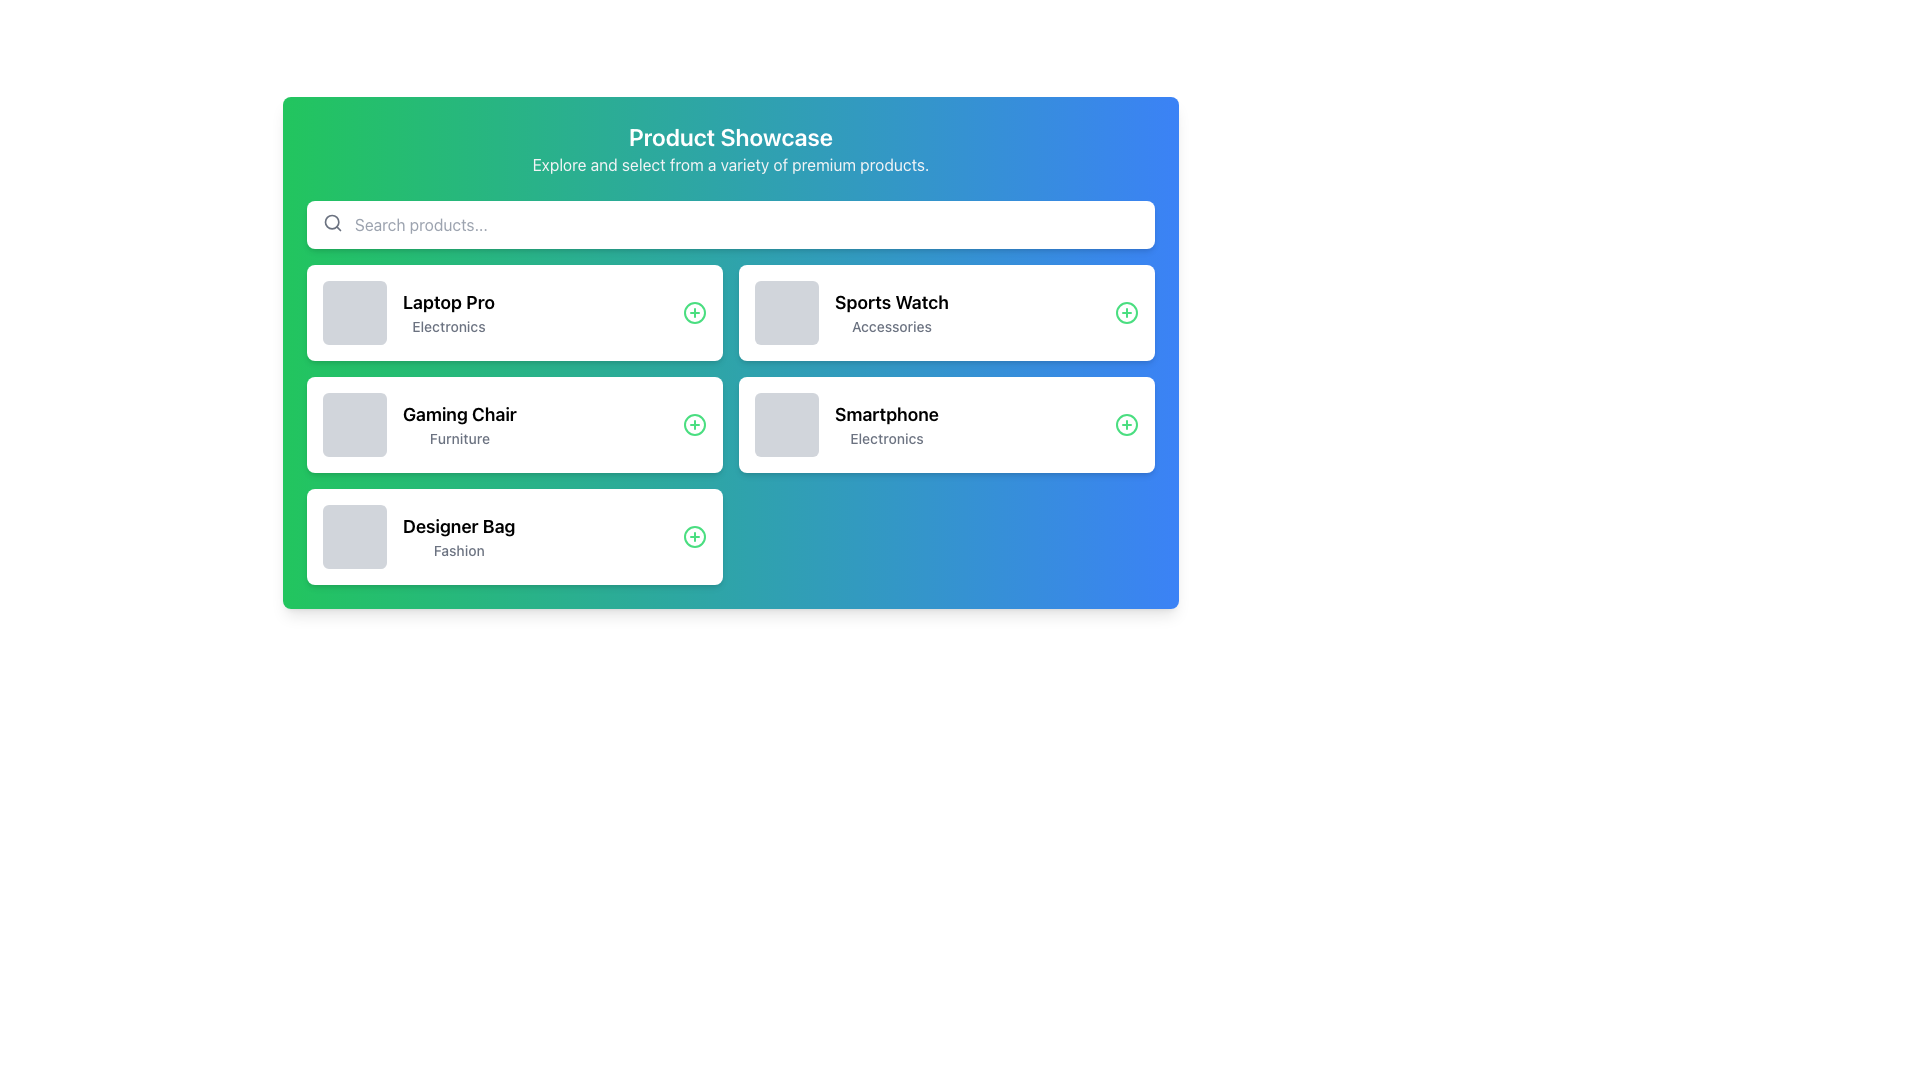 Image resolution: width=1920 pixels, height=1080 pixels. Describe the element at coordinates (458, 438) in the screenshot. I see `the textual label displaying 'Furniture' located directly underneath the 'Gaming Chair' title in the card layout` at that location.